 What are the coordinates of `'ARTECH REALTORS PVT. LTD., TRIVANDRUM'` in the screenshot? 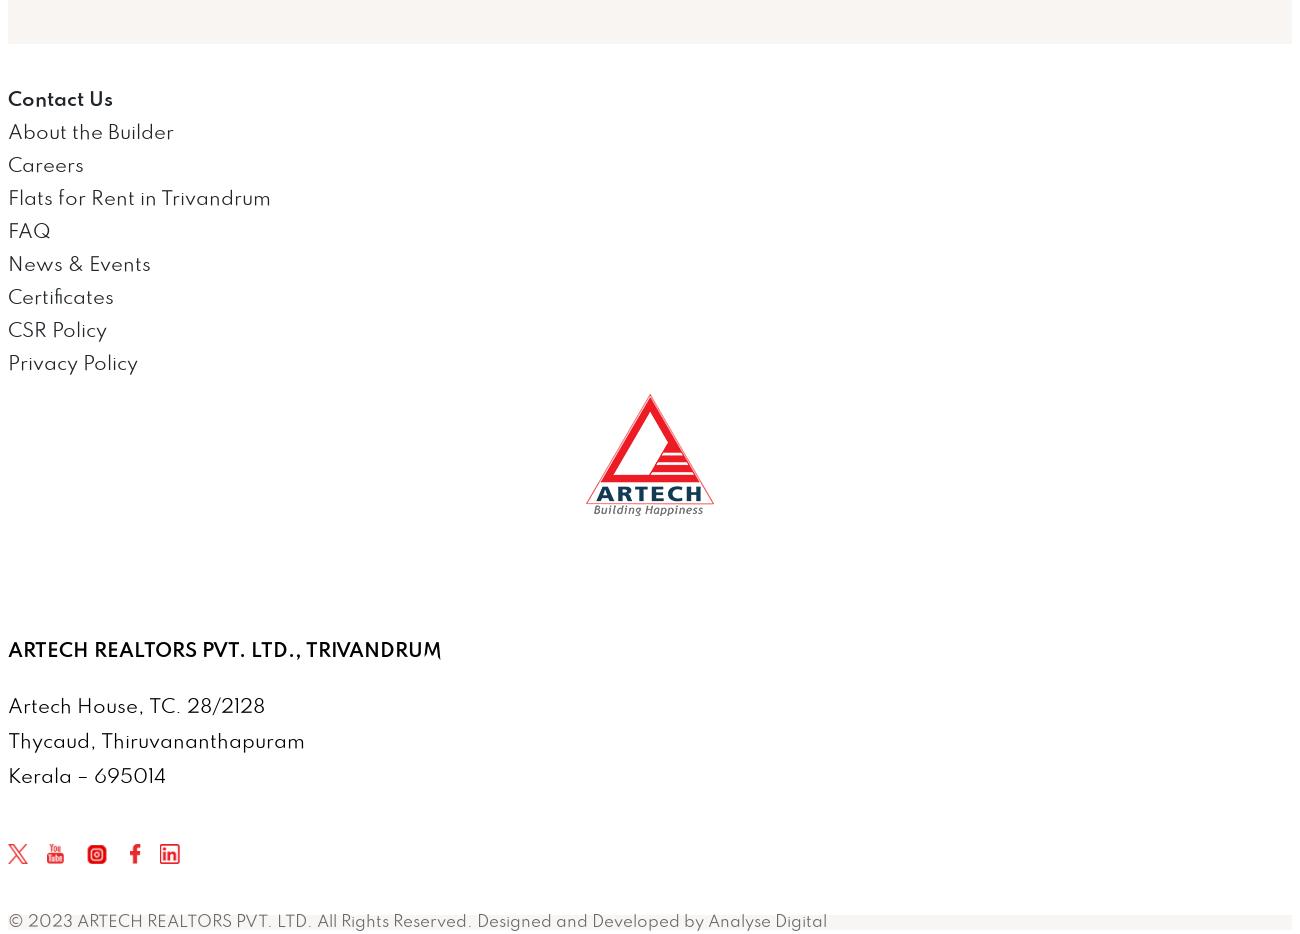 It's located at (224, 650).